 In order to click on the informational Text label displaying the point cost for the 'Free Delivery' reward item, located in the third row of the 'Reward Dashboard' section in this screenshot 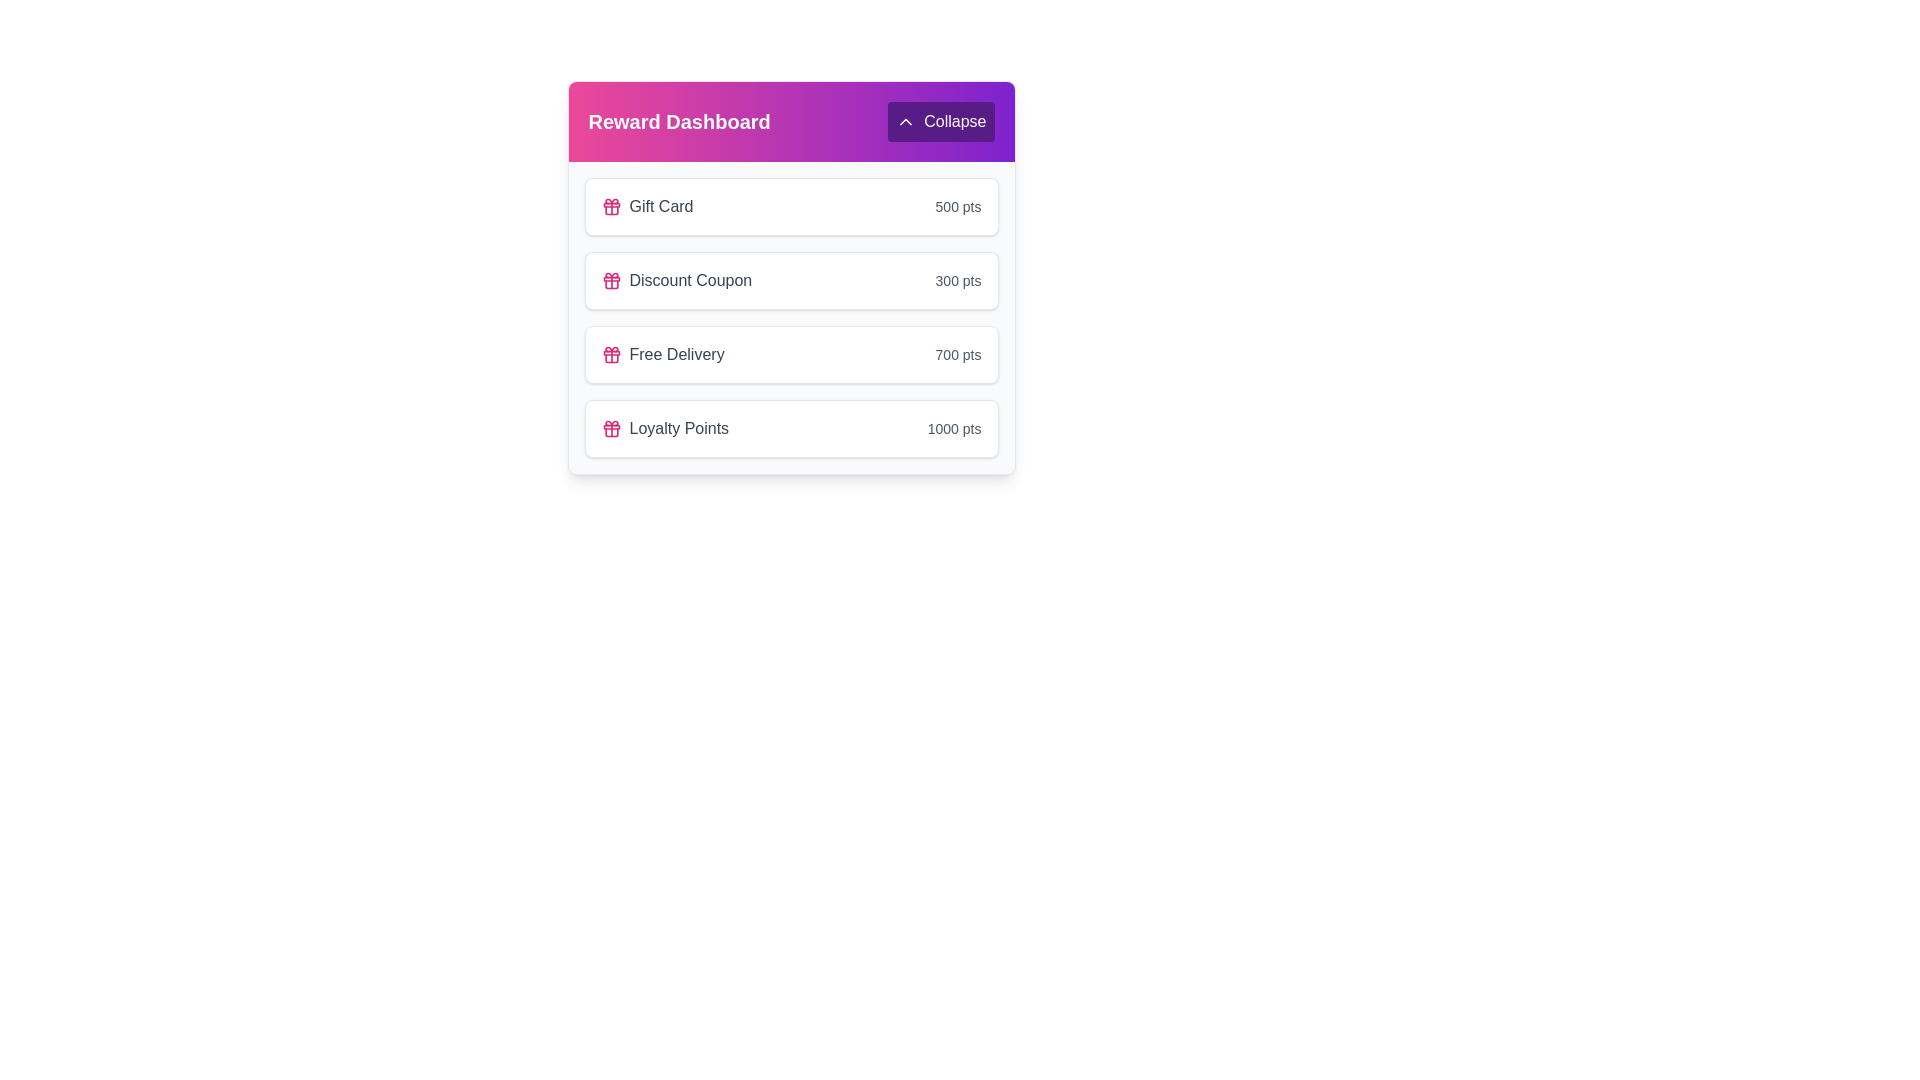, I will do `click(957, 353)`.